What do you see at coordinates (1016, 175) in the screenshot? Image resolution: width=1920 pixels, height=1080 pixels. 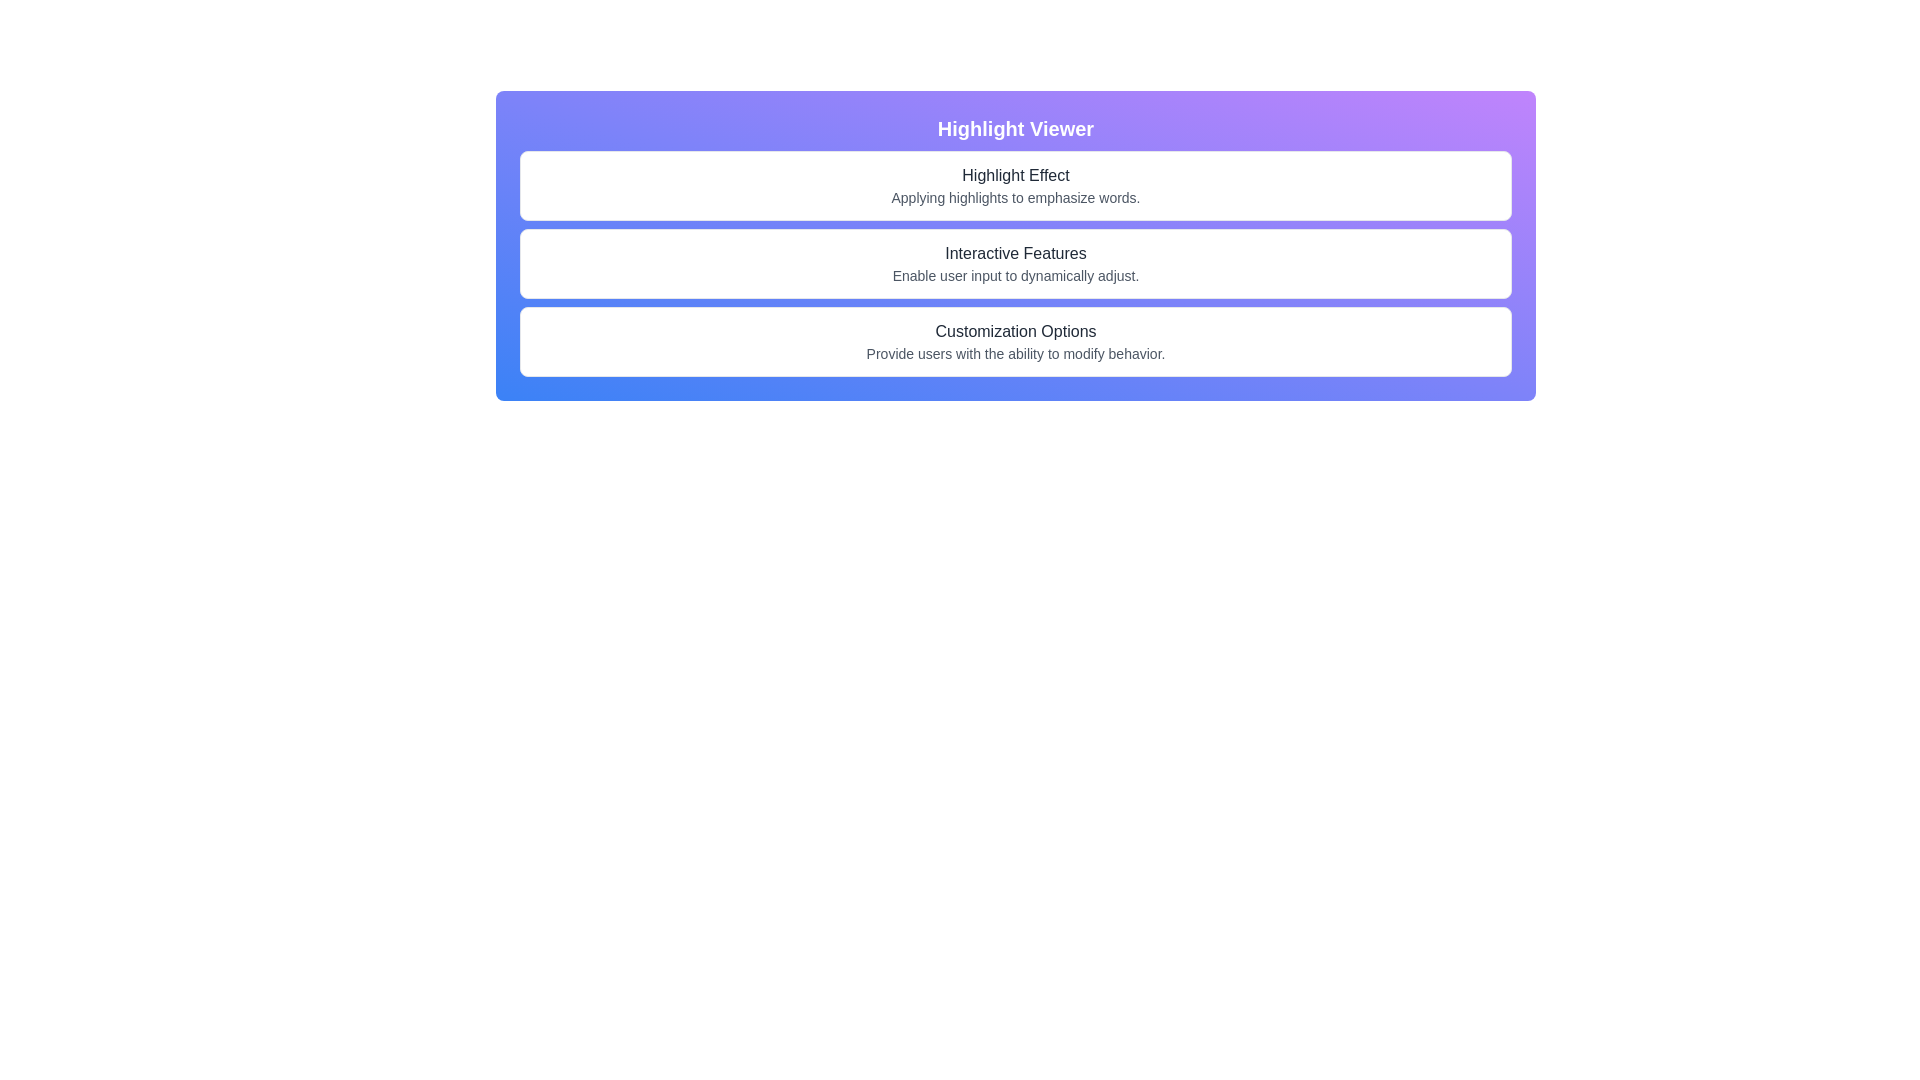 I see `the text content of the Text Label located below the 'Highlight Viewer' header` at bounding box center [1016, 175].